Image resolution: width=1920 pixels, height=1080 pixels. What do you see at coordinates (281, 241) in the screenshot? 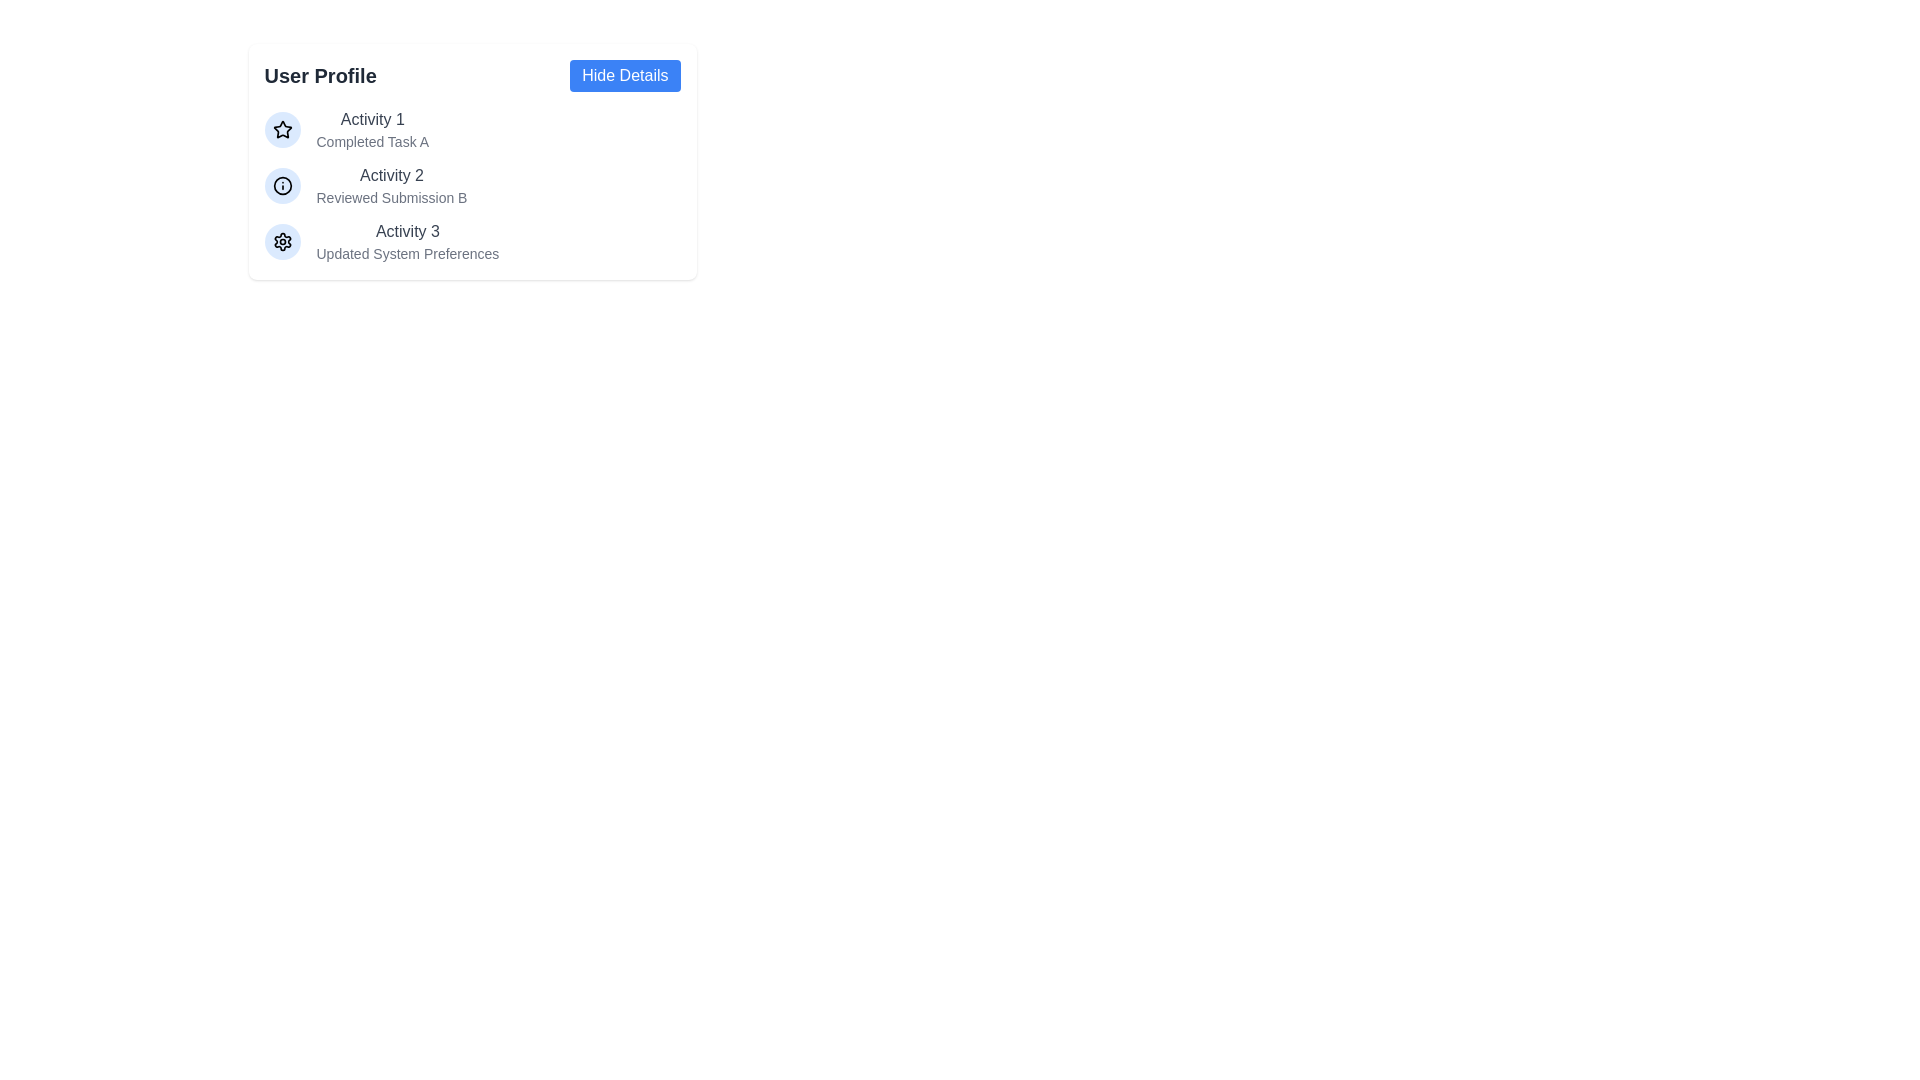
I see `the gear-shaped icon with a blue circular background located to the left of the 'Activity 3' text in the 'User Profile' card` at bounding box center [281, 241].